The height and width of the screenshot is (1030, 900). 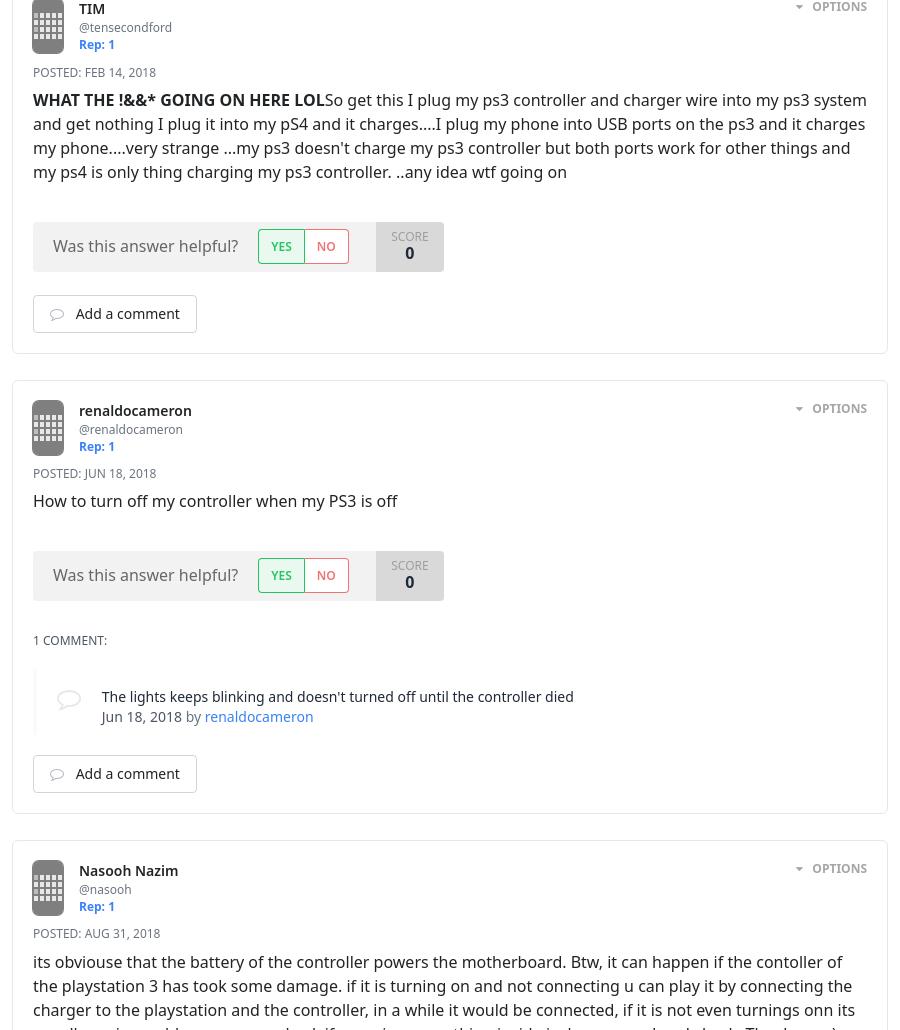 What do you see at coordinates (149, 27) in the screenshot?
I see `'@tensecondford'` at bounding box center [149, 27].